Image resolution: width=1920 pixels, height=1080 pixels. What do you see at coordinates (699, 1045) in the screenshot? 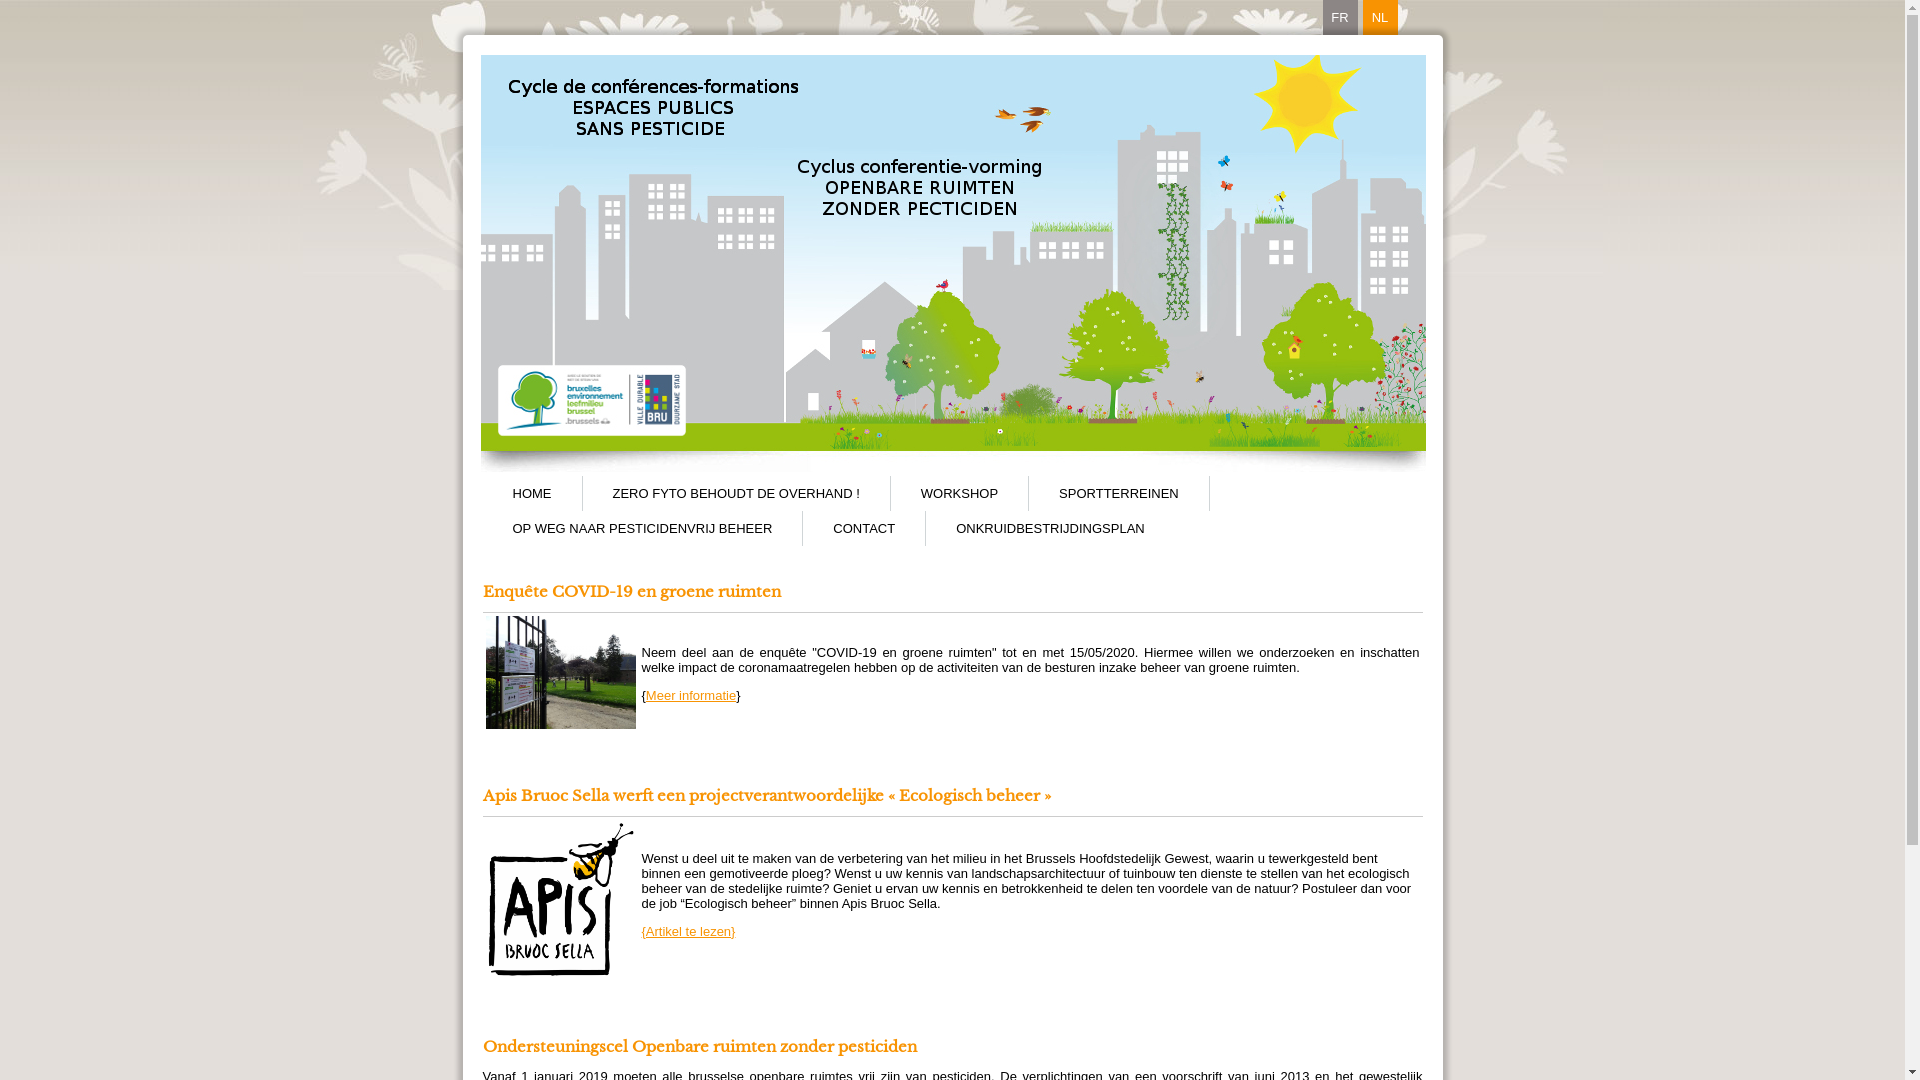
I see `'Ondersteuningscel Openbare ruimten zonder pesticiden'` at bounding box center [699, 1045].